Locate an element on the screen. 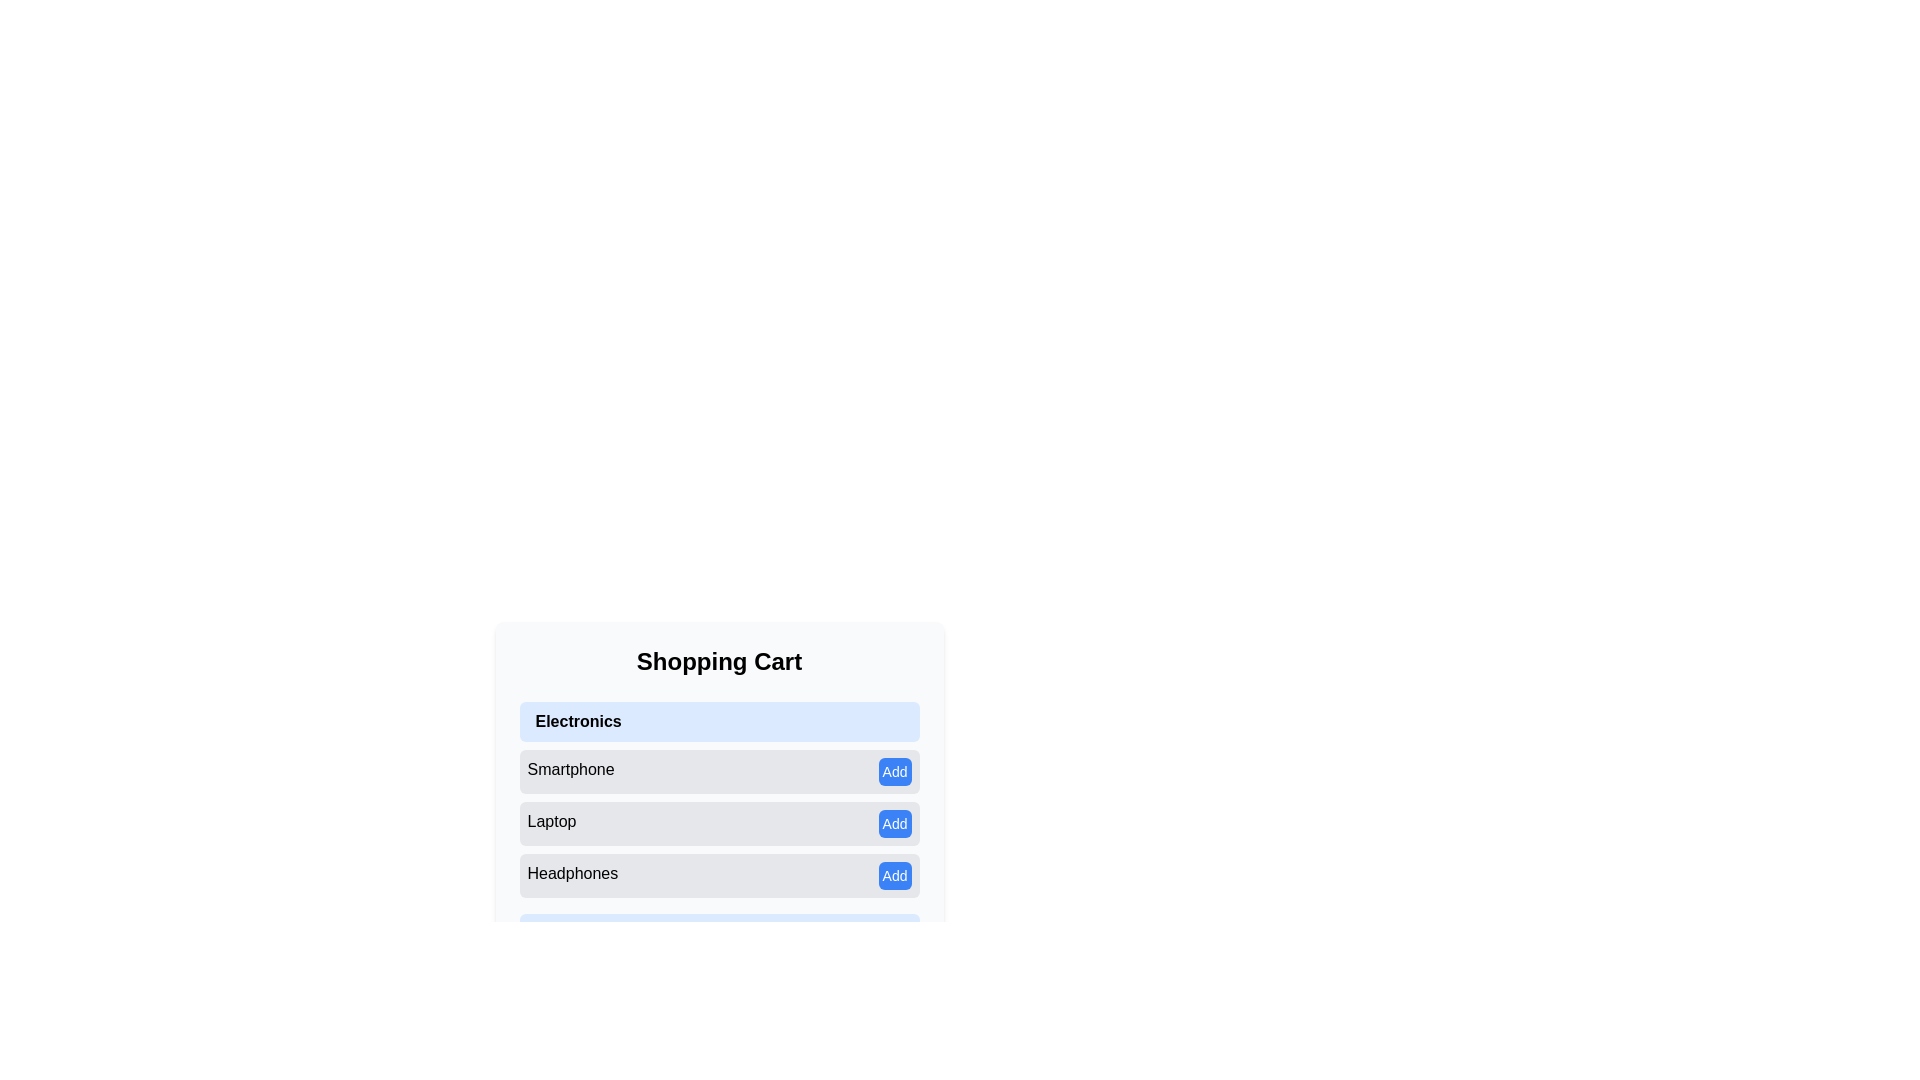 The width and height of the screenshot is (1920, 1080). the text label displaying 'Laptop', which is styled in black on a white background and located in the middle section of the shopping cart list, positioned between 'Smartphone' and 'Headphones' is located at coordinates (552, 824).